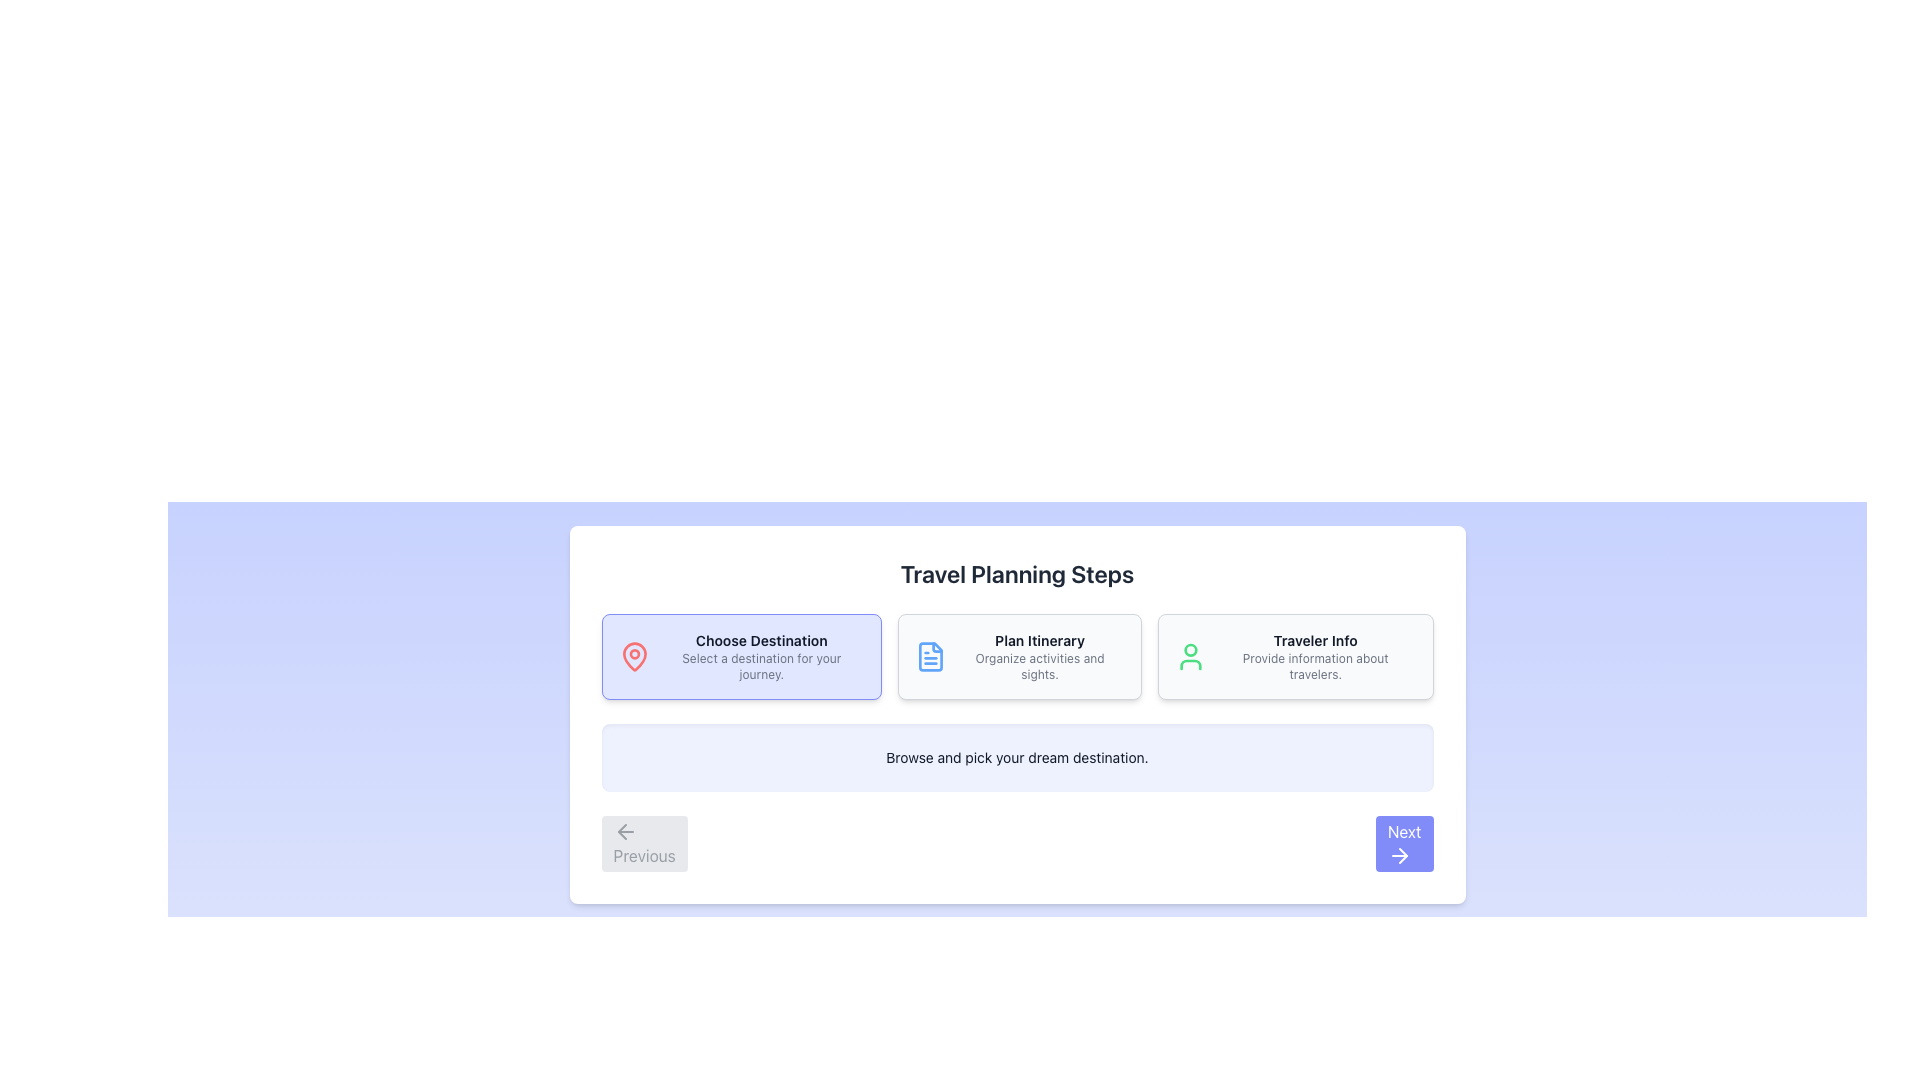 The image size is (1920, 1080). Describe the element at coordinates (930, 656) in the screenshot. I see `the 'Plan Itinerary' icon, which is the leftmost icon in the set of three interactive cards under the 'Travel Planning Steps' label` at that location.